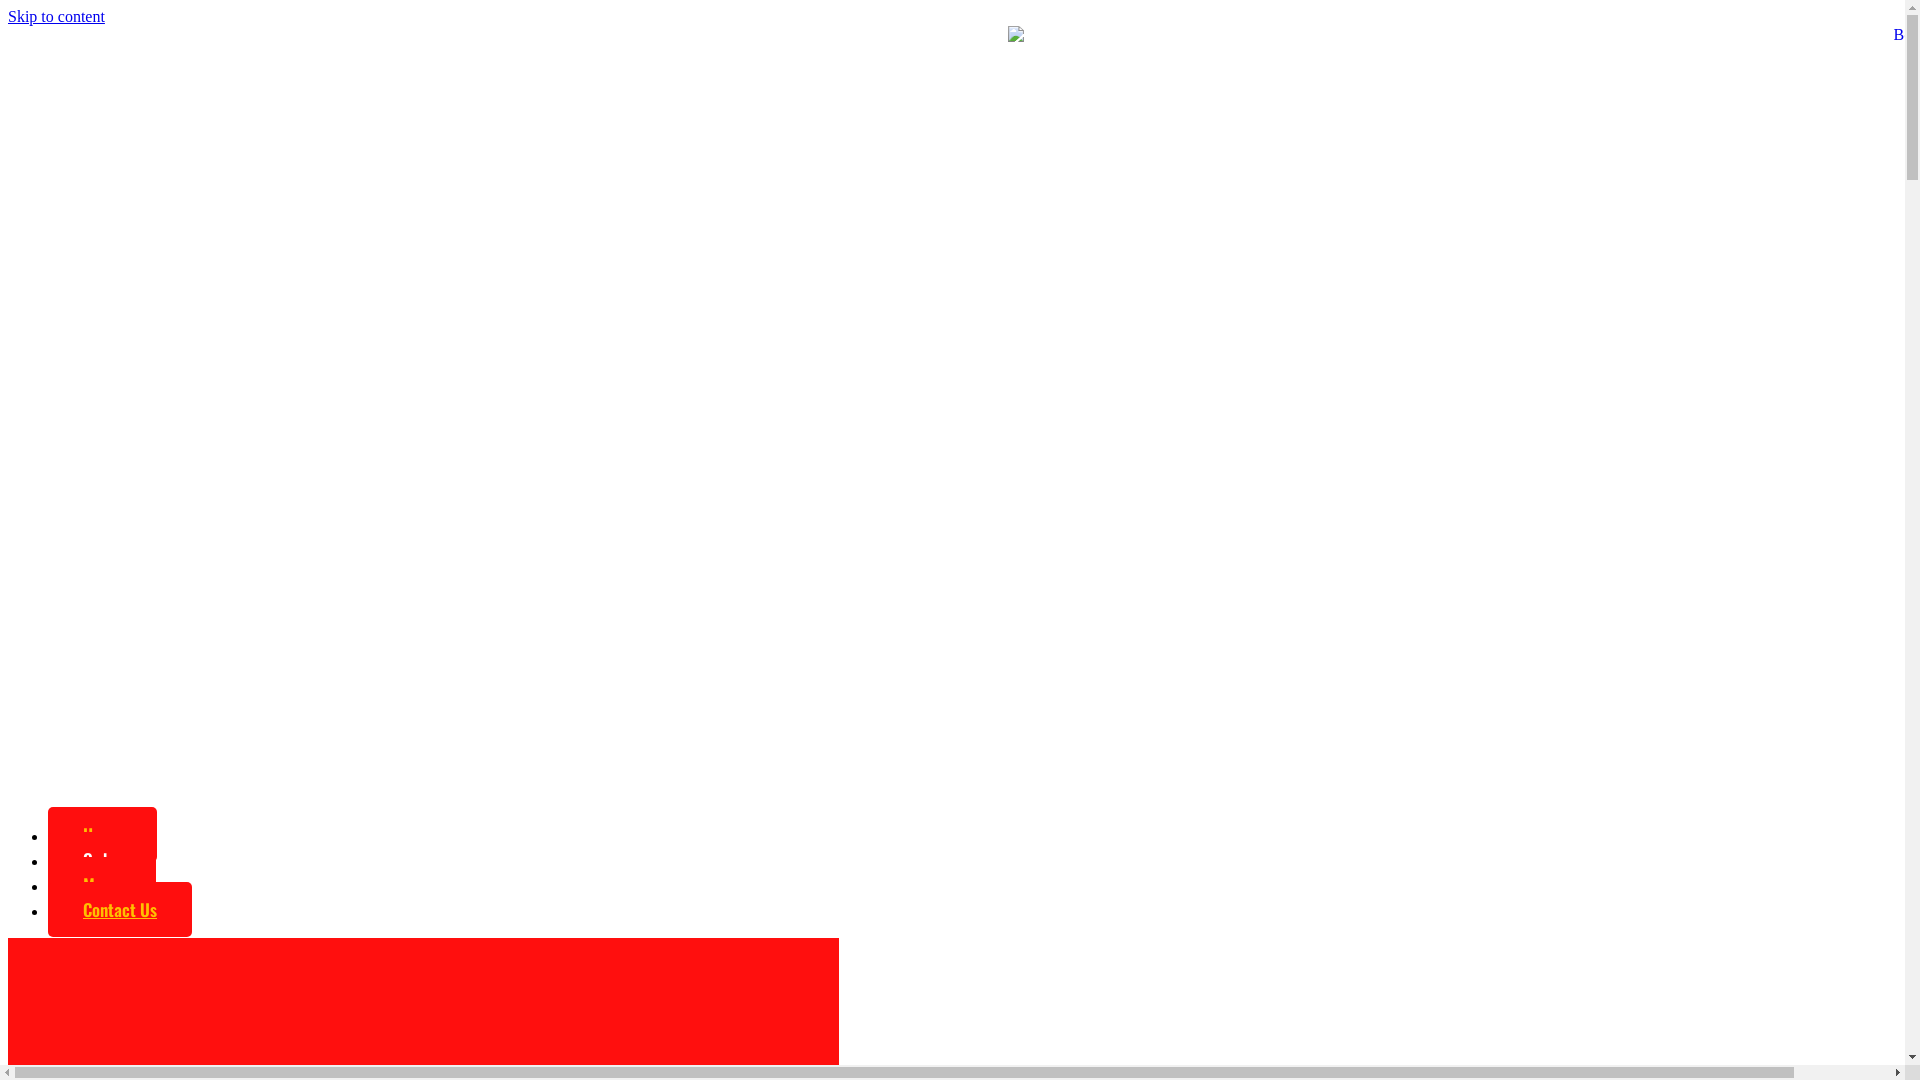 The image size is (1920, 1080). I want to click on 'Order', so click(48, 858).